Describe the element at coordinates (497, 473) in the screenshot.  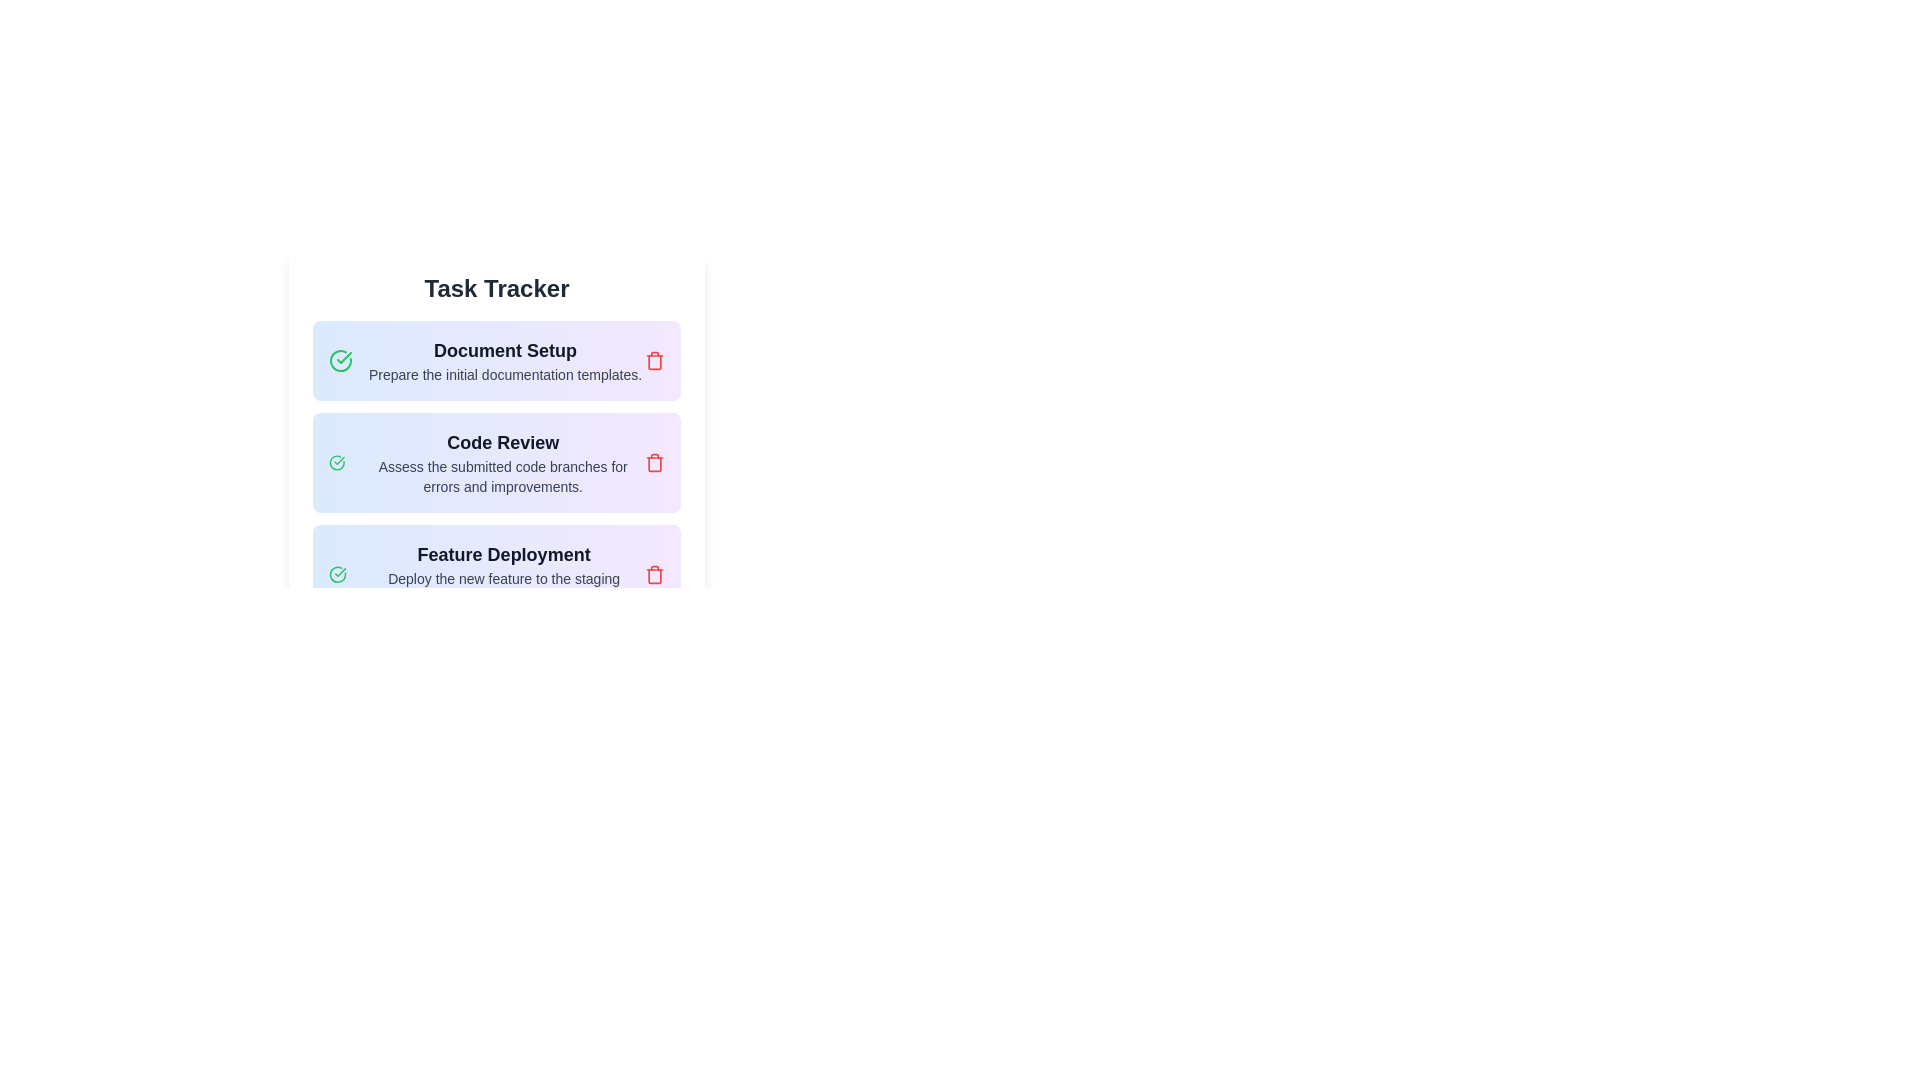
I see `the green checkmark icon on the 'Code Review' task item to indicate completion` at that location.